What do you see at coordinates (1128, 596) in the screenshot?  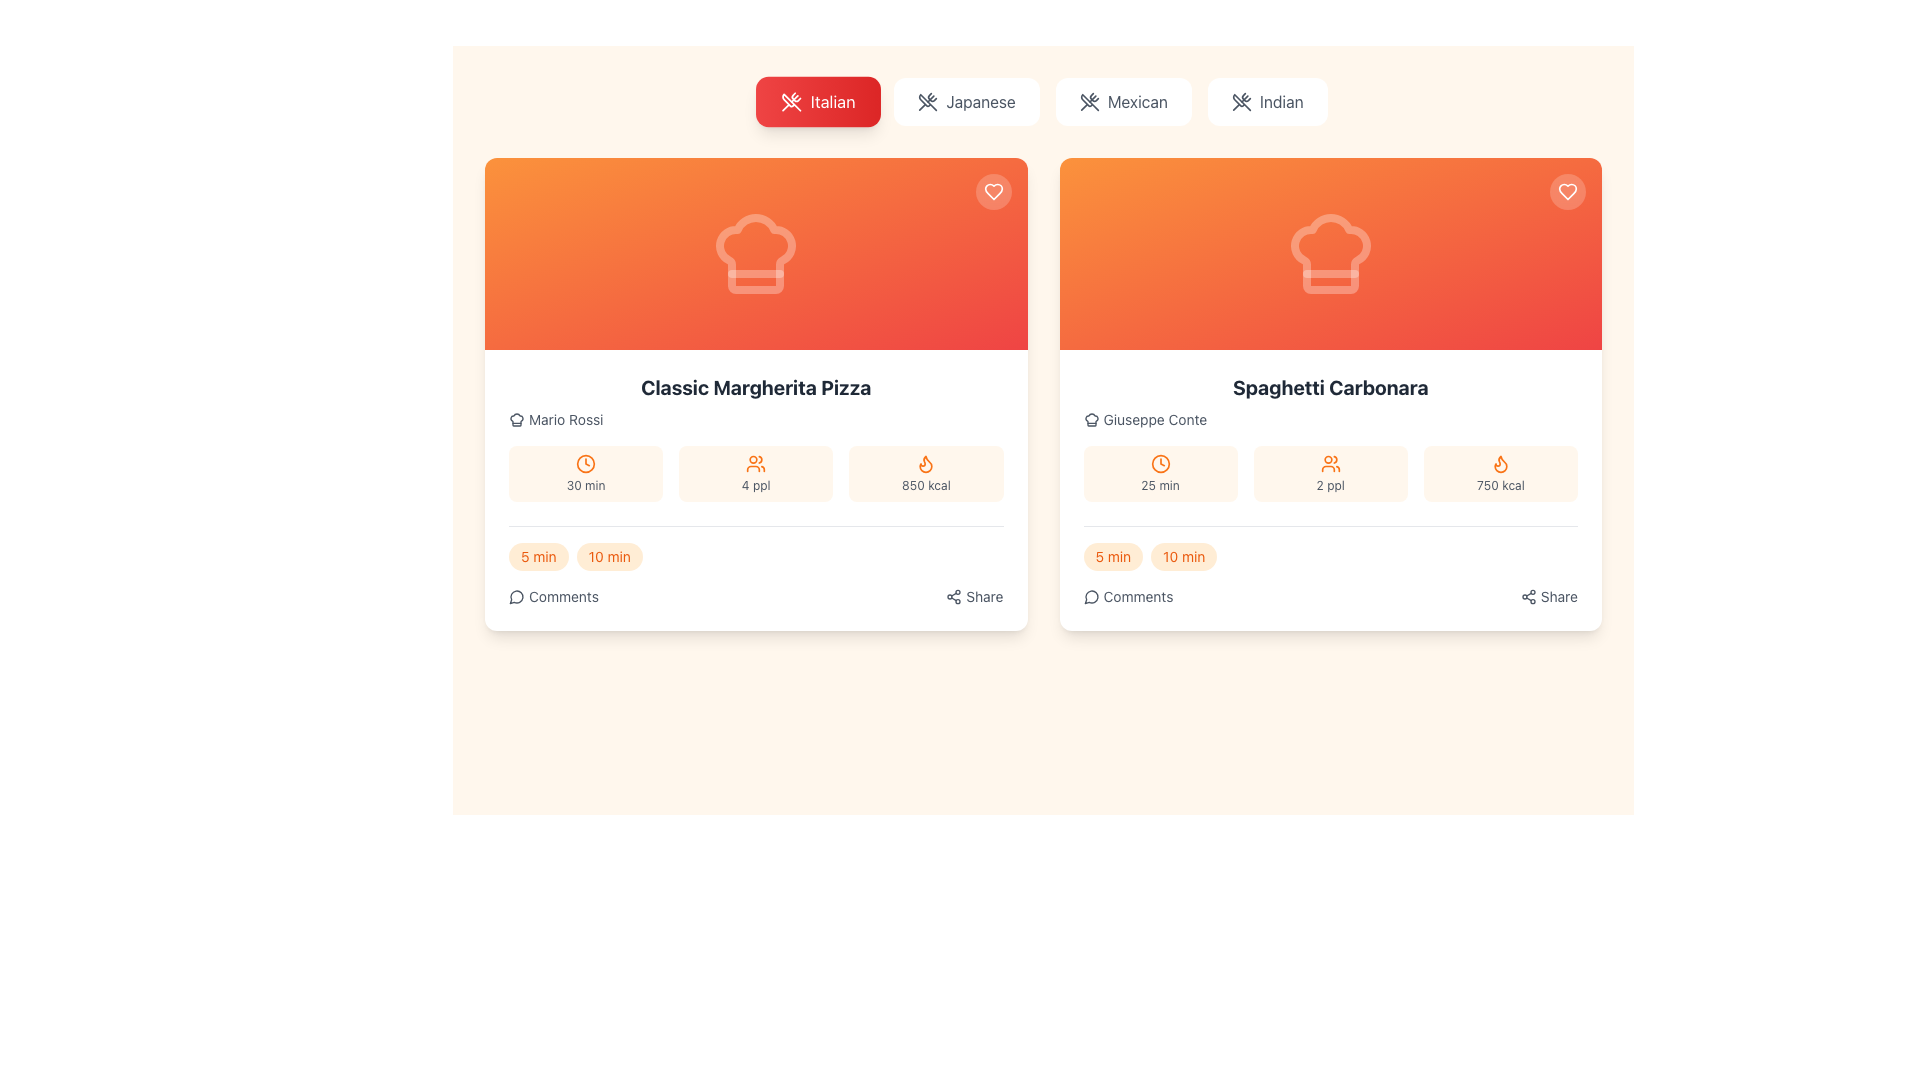 I see `the Comments button, which is the first interactive button in the row under the 'Spaghetti Carbonara' card` at bounding box center [1128, 596].